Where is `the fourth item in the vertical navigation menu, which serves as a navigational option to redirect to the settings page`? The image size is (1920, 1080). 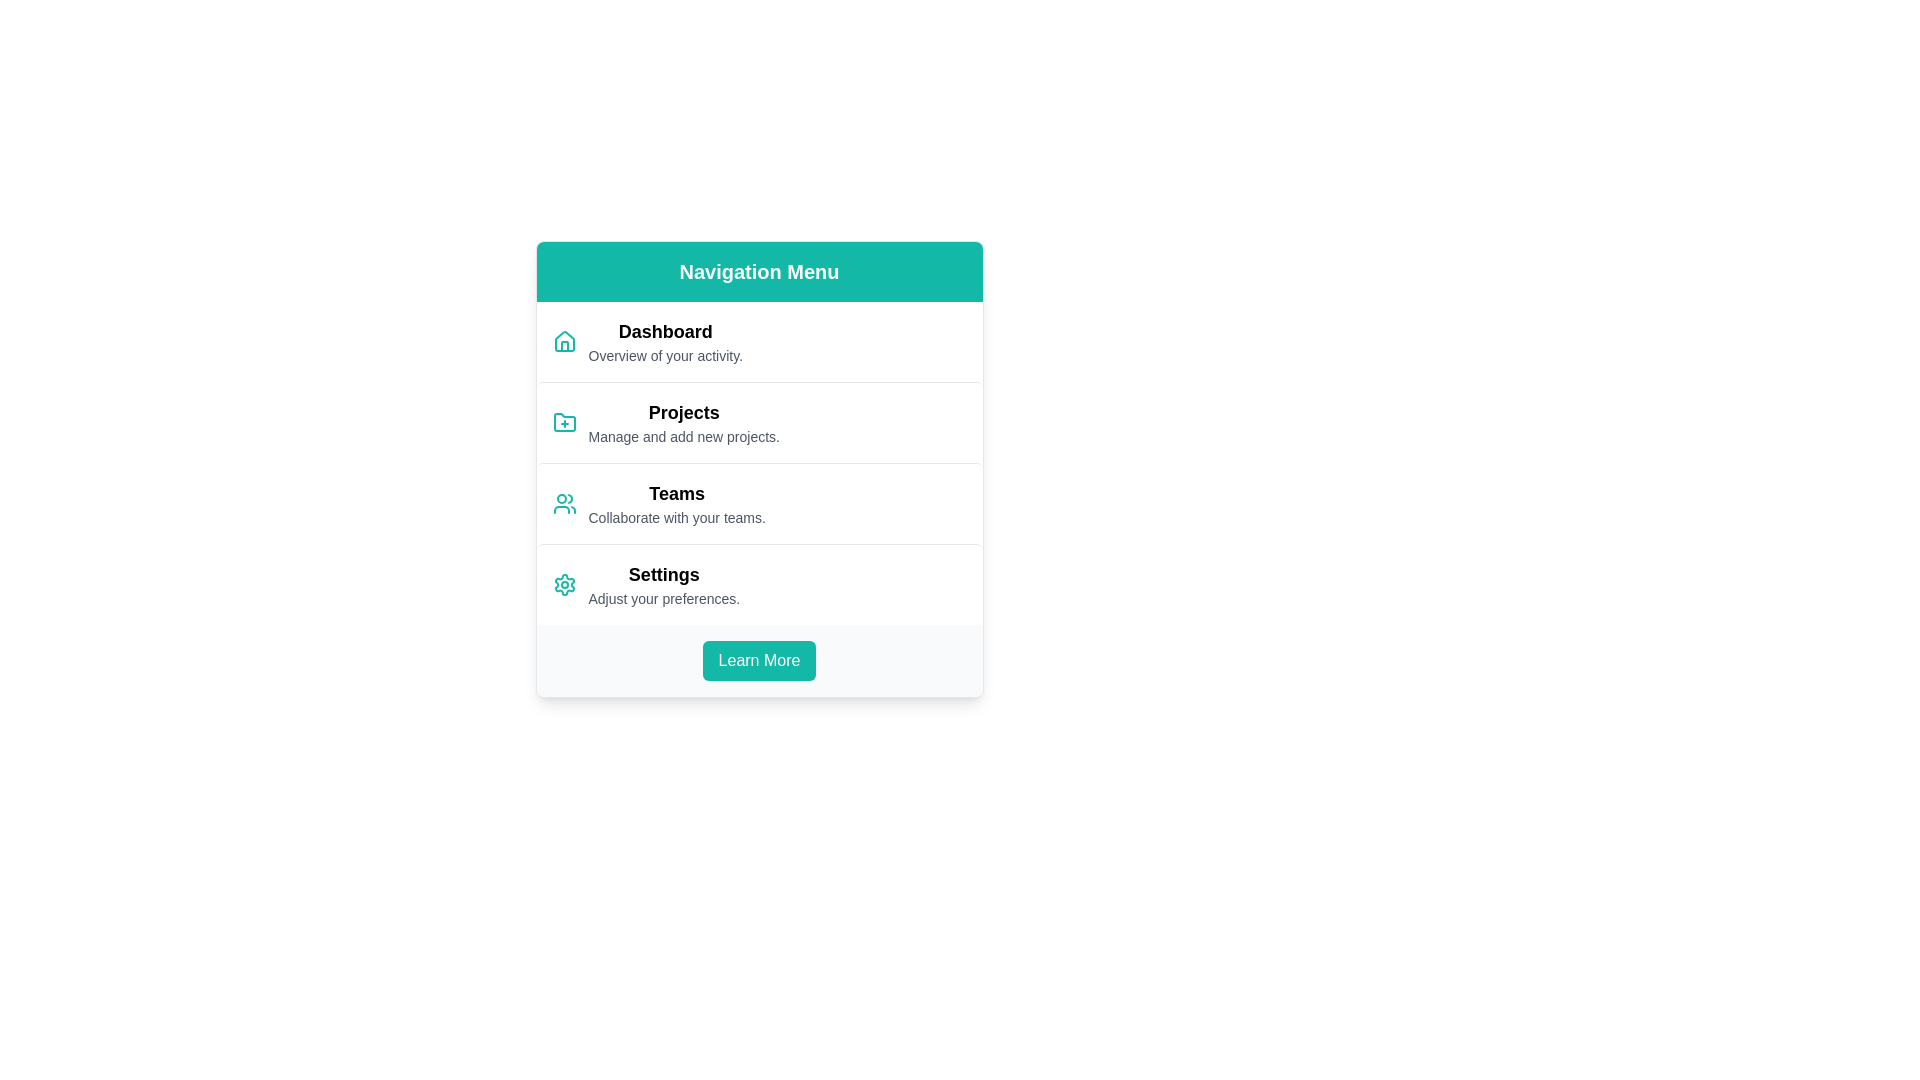
the fourth item in the vertical navigation menu, which serves as a navigational option to redirect to the settings page is located at coordinates (758, 584).